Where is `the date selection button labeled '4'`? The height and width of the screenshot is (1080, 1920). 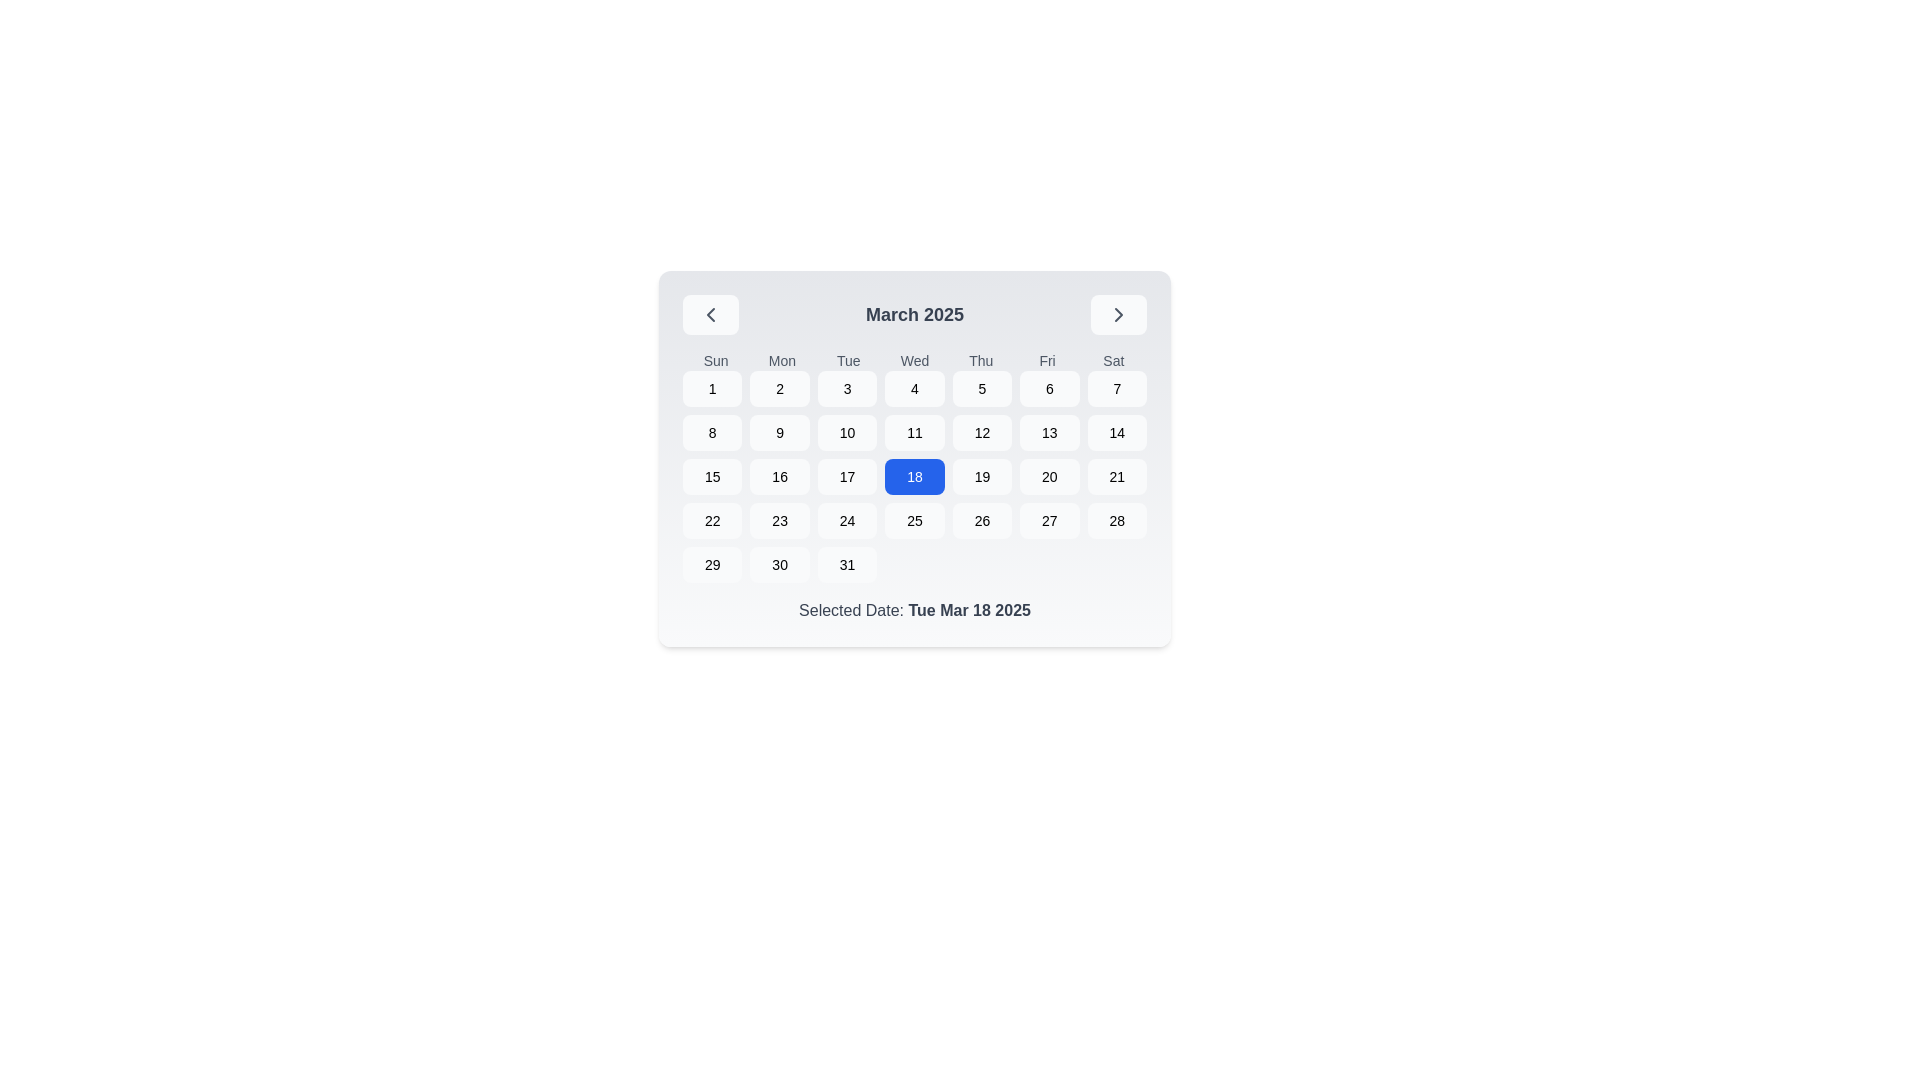
the date selection button labeled '4' is located at coordinates (914, 389).